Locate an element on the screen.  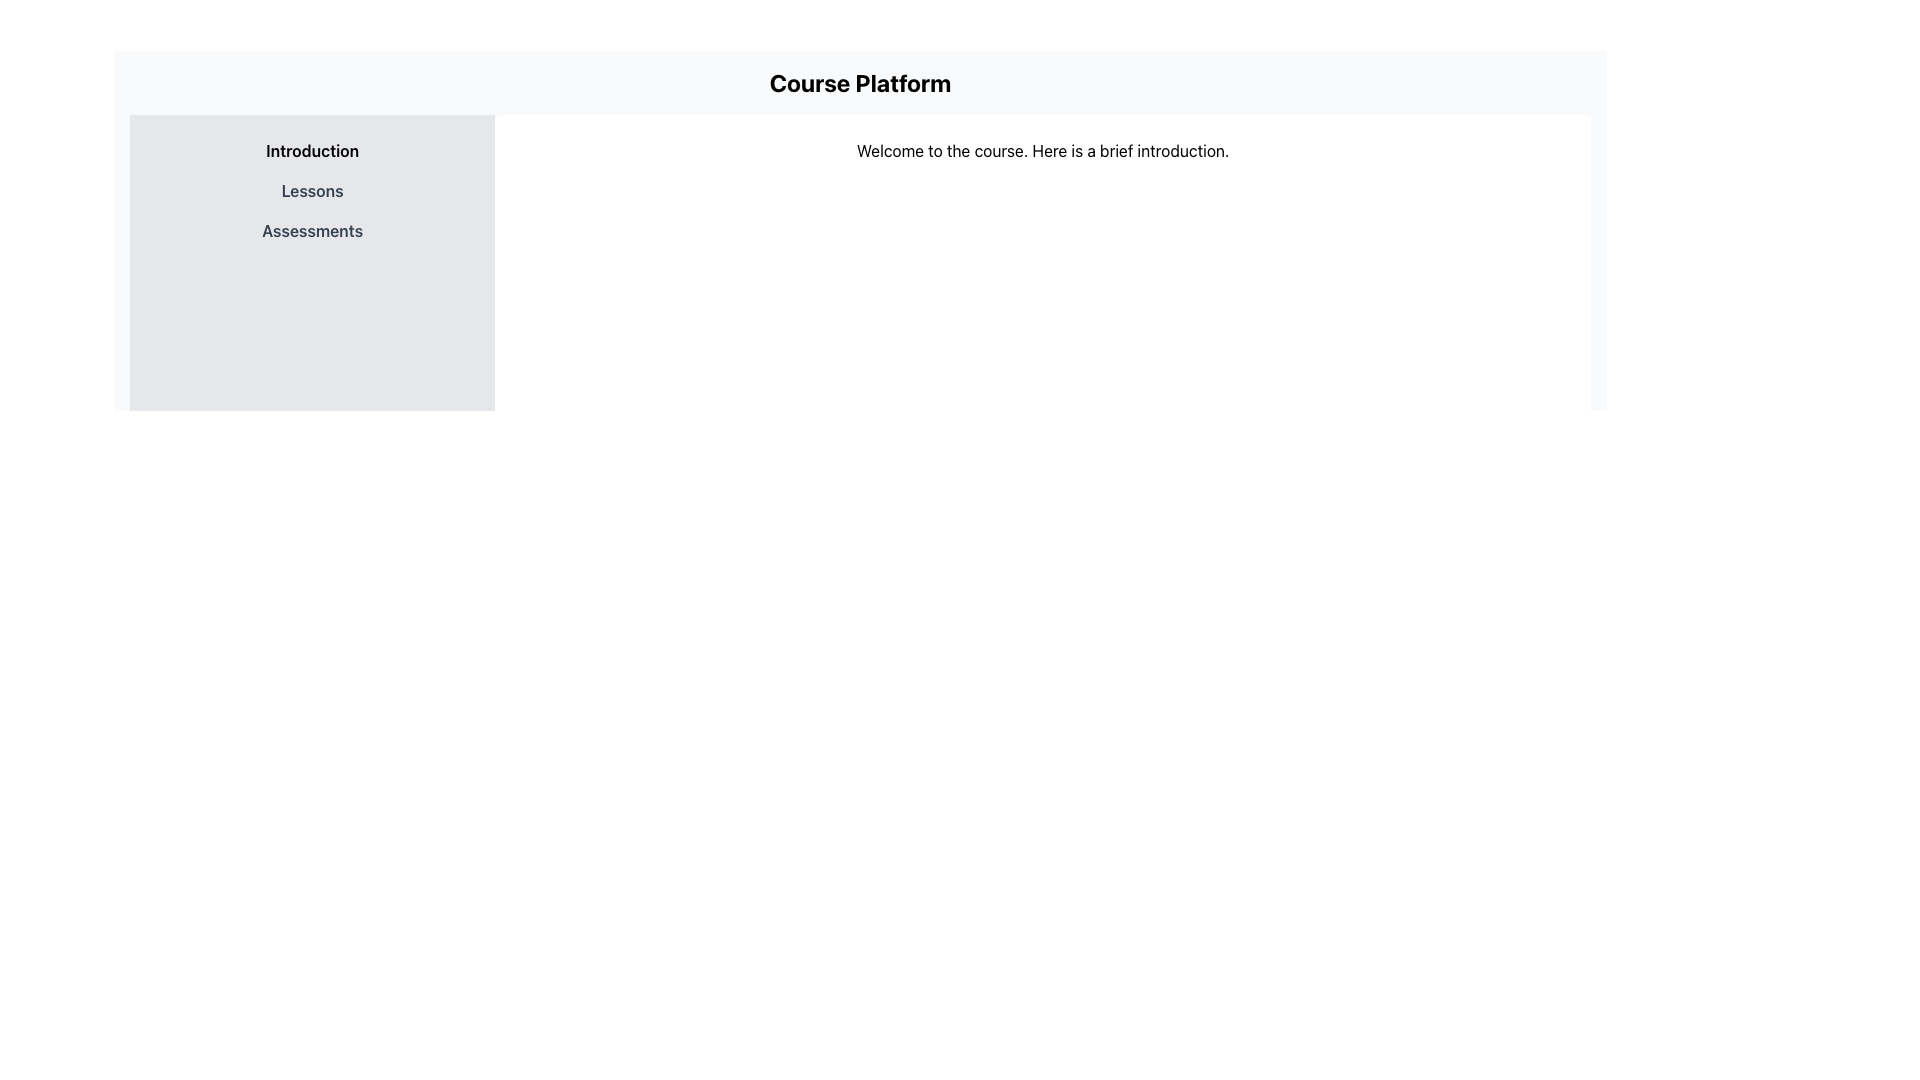
the text label displaying 'Assessments' is located at coordinates (311, 230).